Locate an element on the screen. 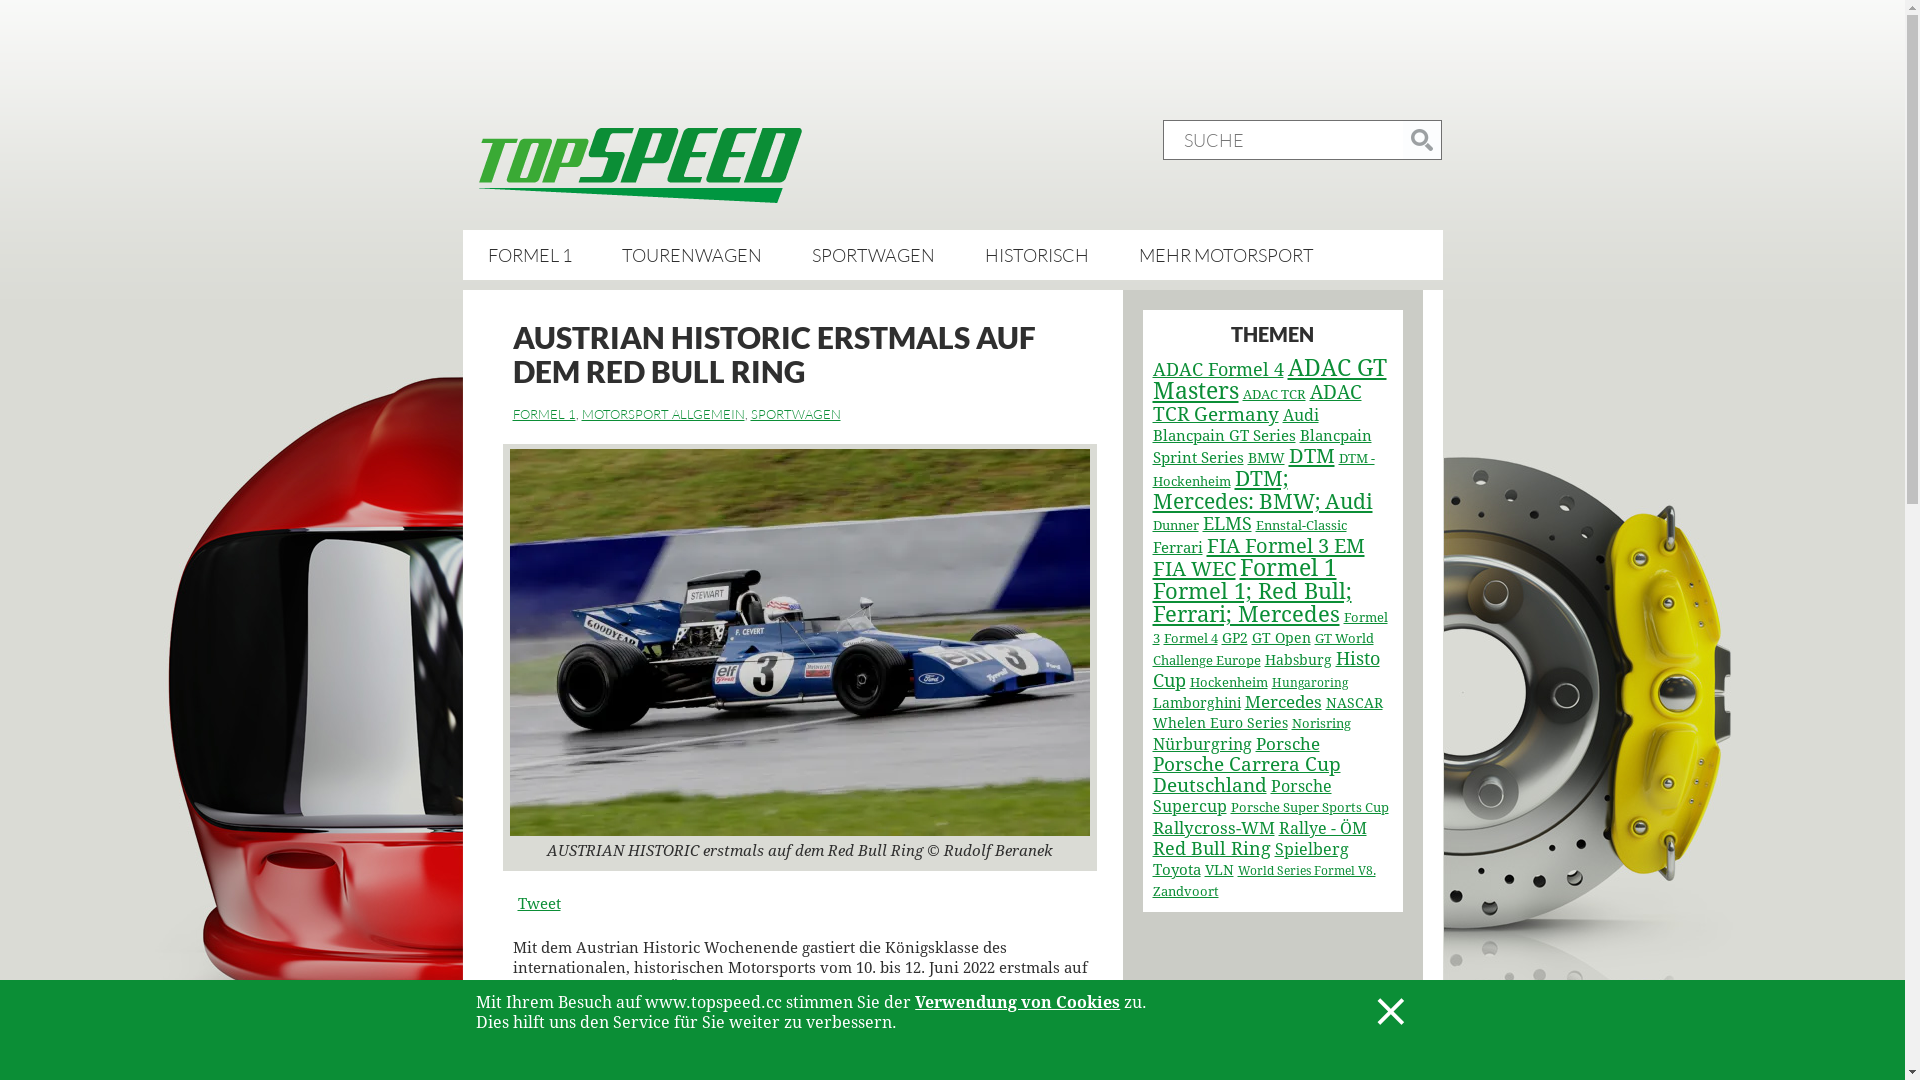  'Absenden' is located at coordinates (1400, 138).